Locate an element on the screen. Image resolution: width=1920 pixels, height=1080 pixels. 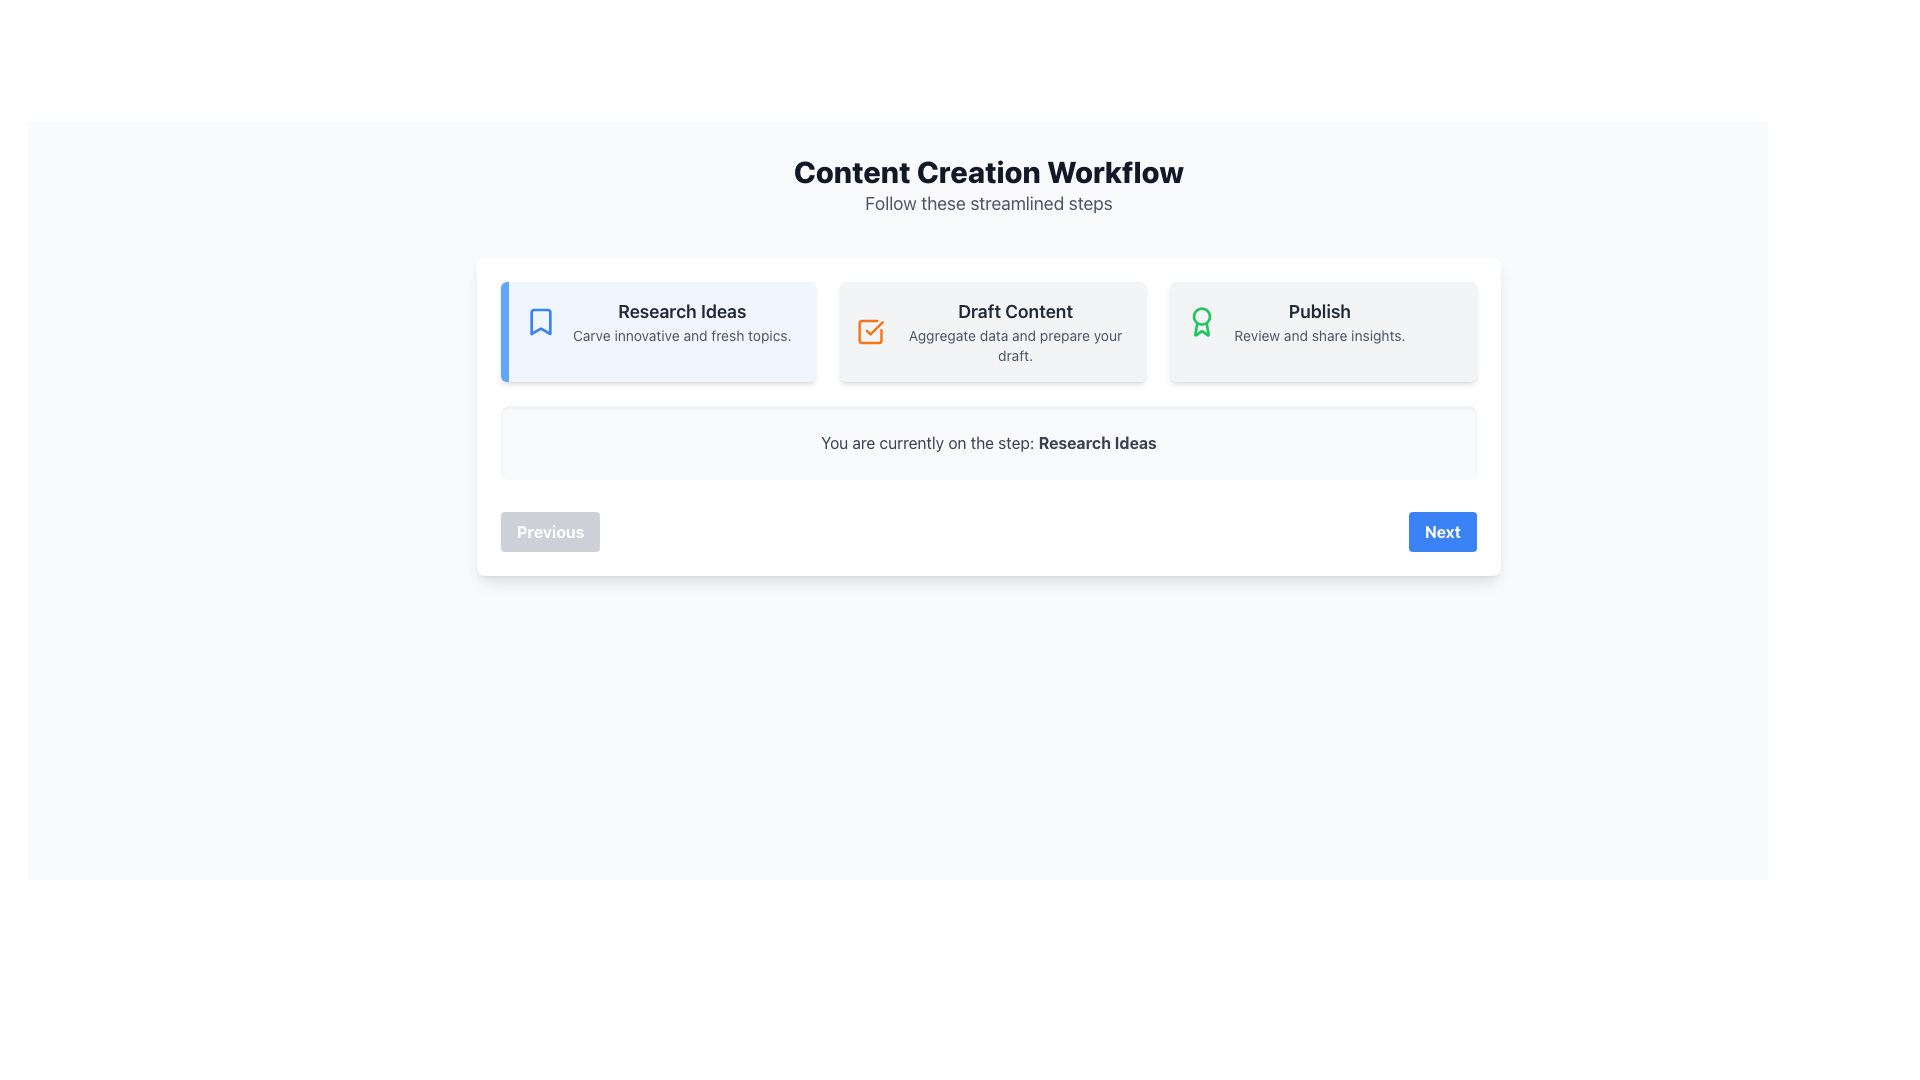
the Information Card that provides an overview of the 'Research Ideas' step in the content creation workflow is located at coordinates (658, 330).